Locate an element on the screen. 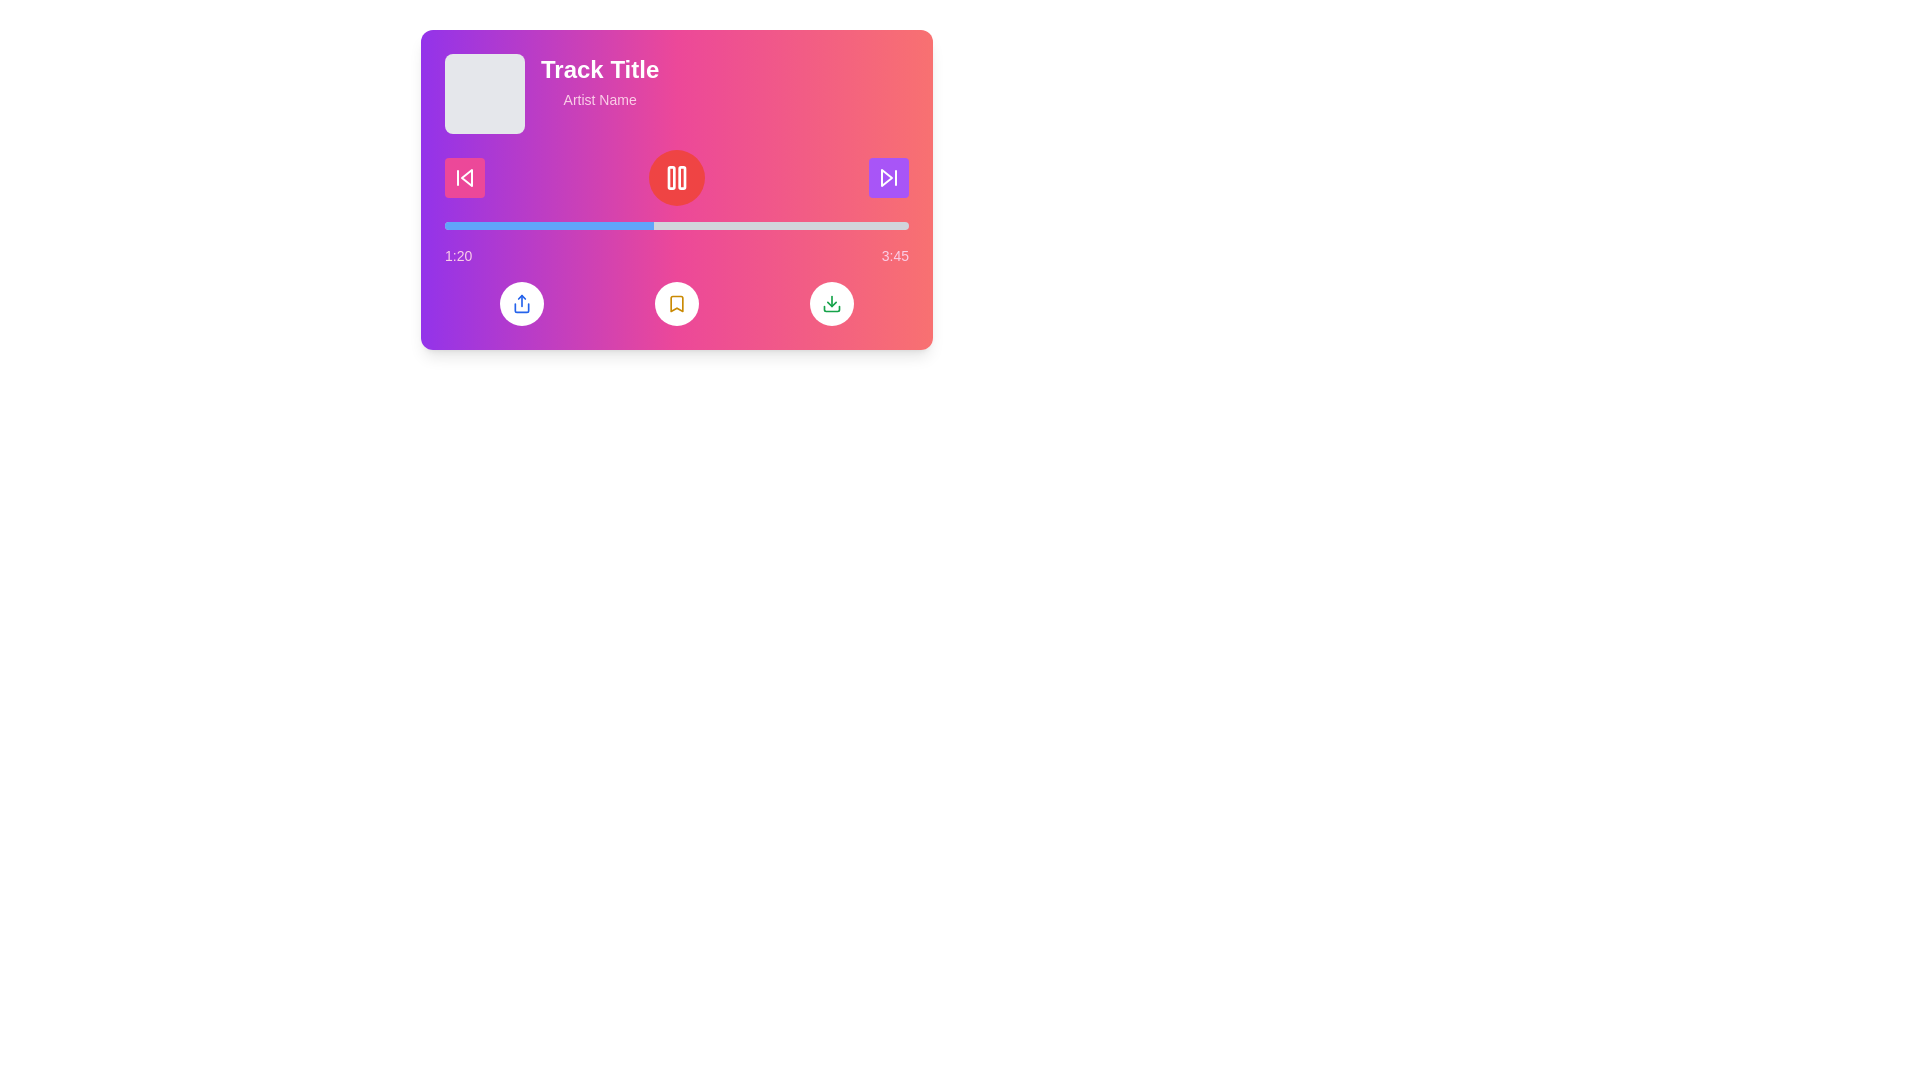 This screenshot has width=1920, height=1080. the left rectangle of the 'Pause' icon, which indicates the pause functionality in media playback, located centrally within the media control interface is located at coordinates (671, 176).